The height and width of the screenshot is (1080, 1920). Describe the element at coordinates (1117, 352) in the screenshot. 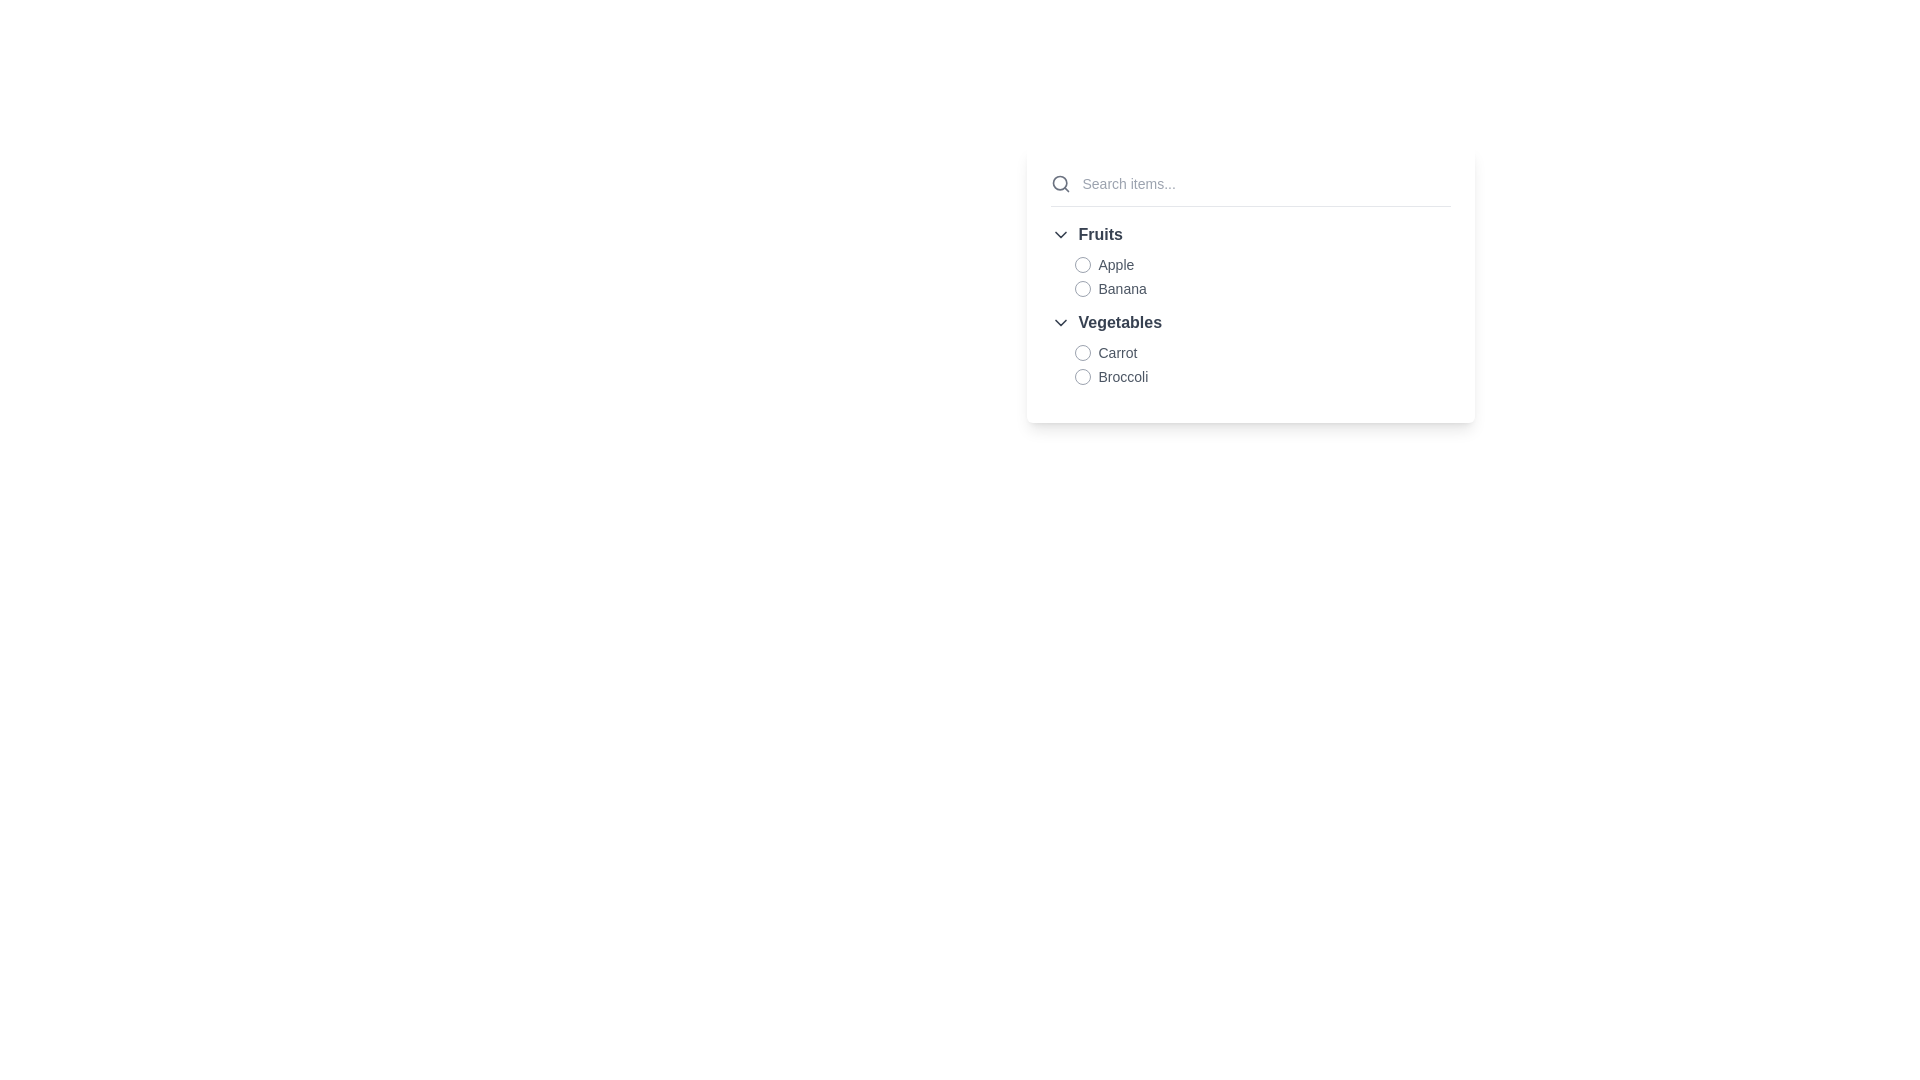

I see `text label that serves as the first selectable option under the 'Vegetables' category, positioned above 'Broccoli.'` at that location.